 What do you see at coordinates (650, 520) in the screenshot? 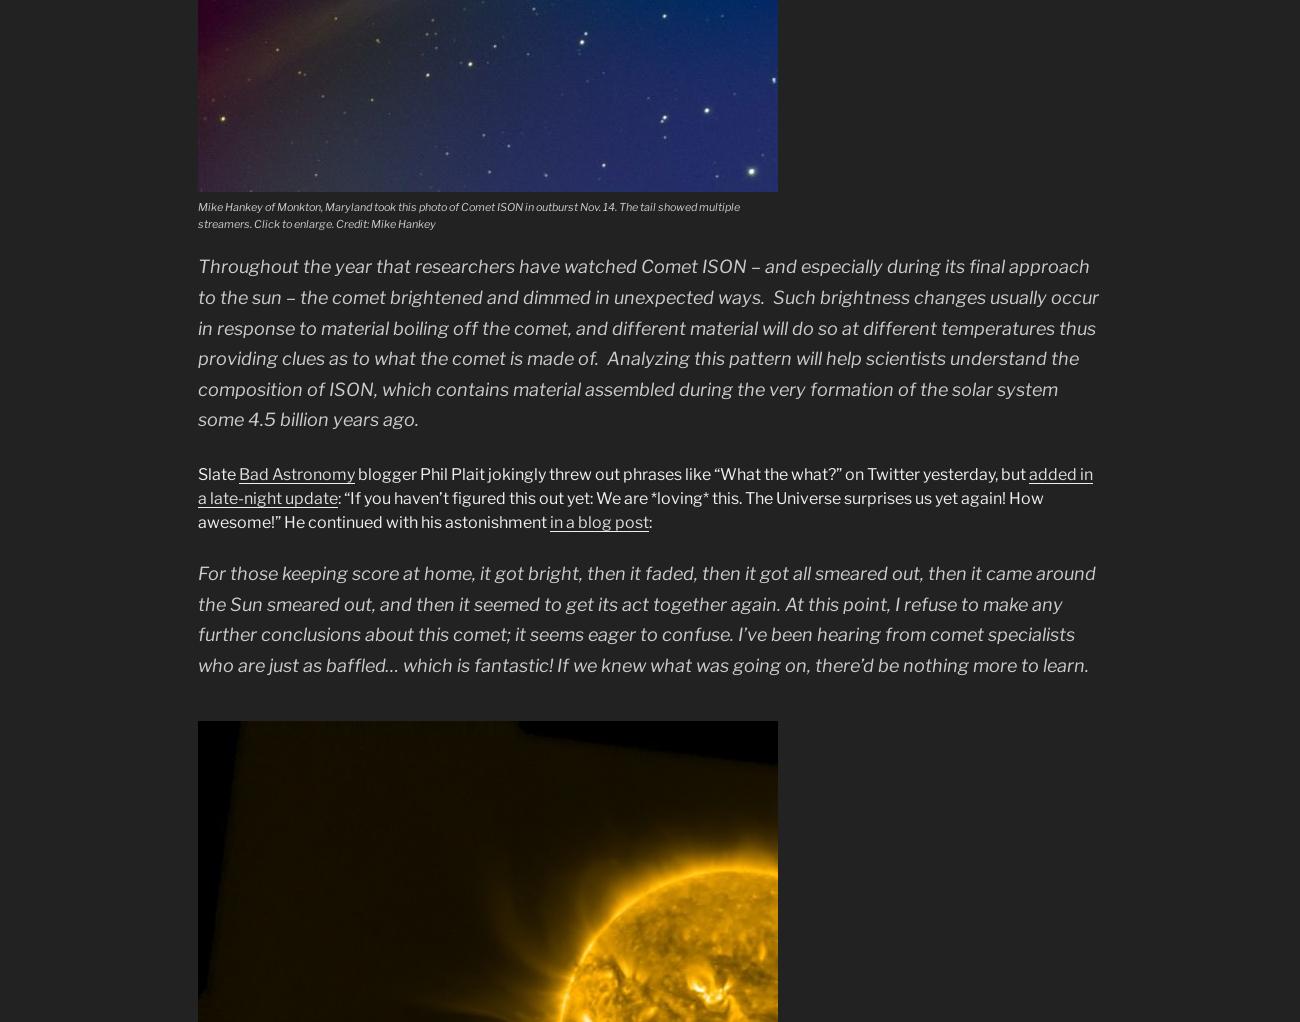
I see `':'` at bounding box center [650, 520].